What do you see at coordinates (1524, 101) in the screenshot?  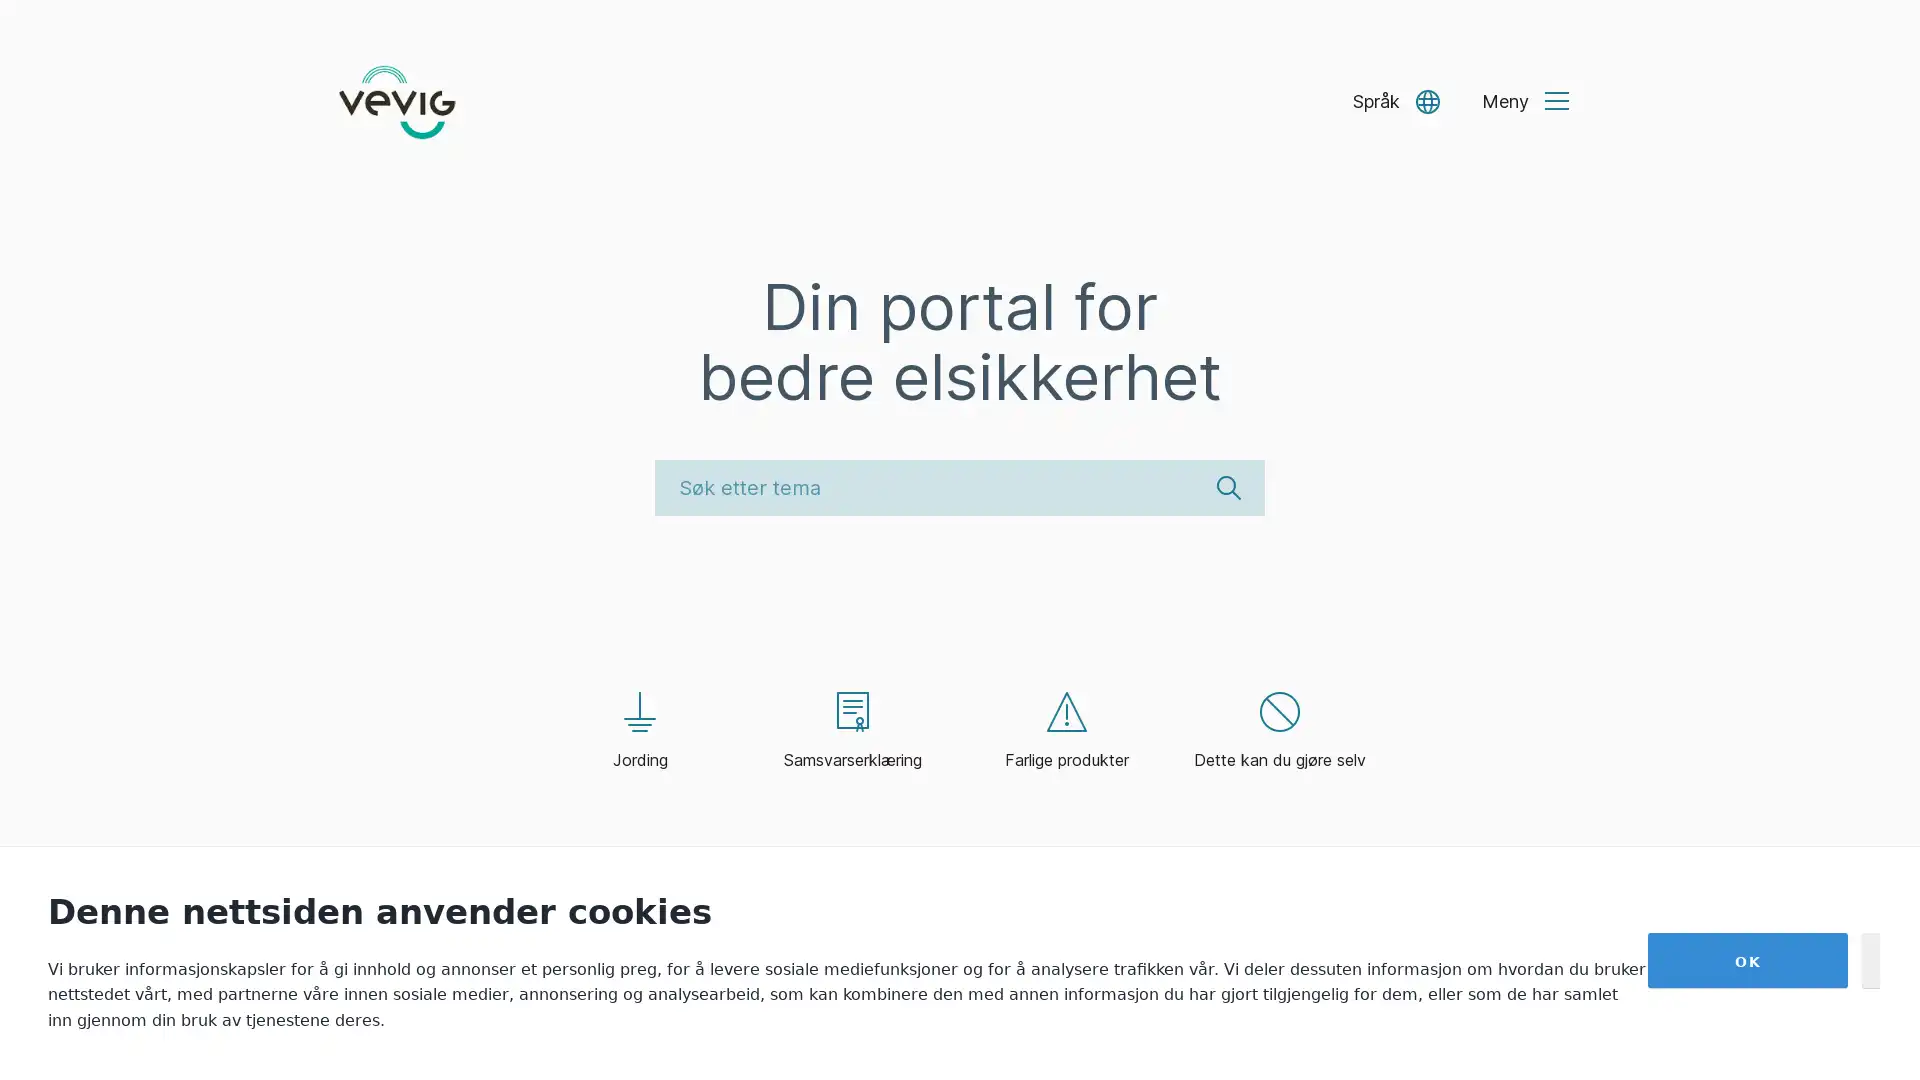 I see `Meny` at bounding box center [1524, 101].